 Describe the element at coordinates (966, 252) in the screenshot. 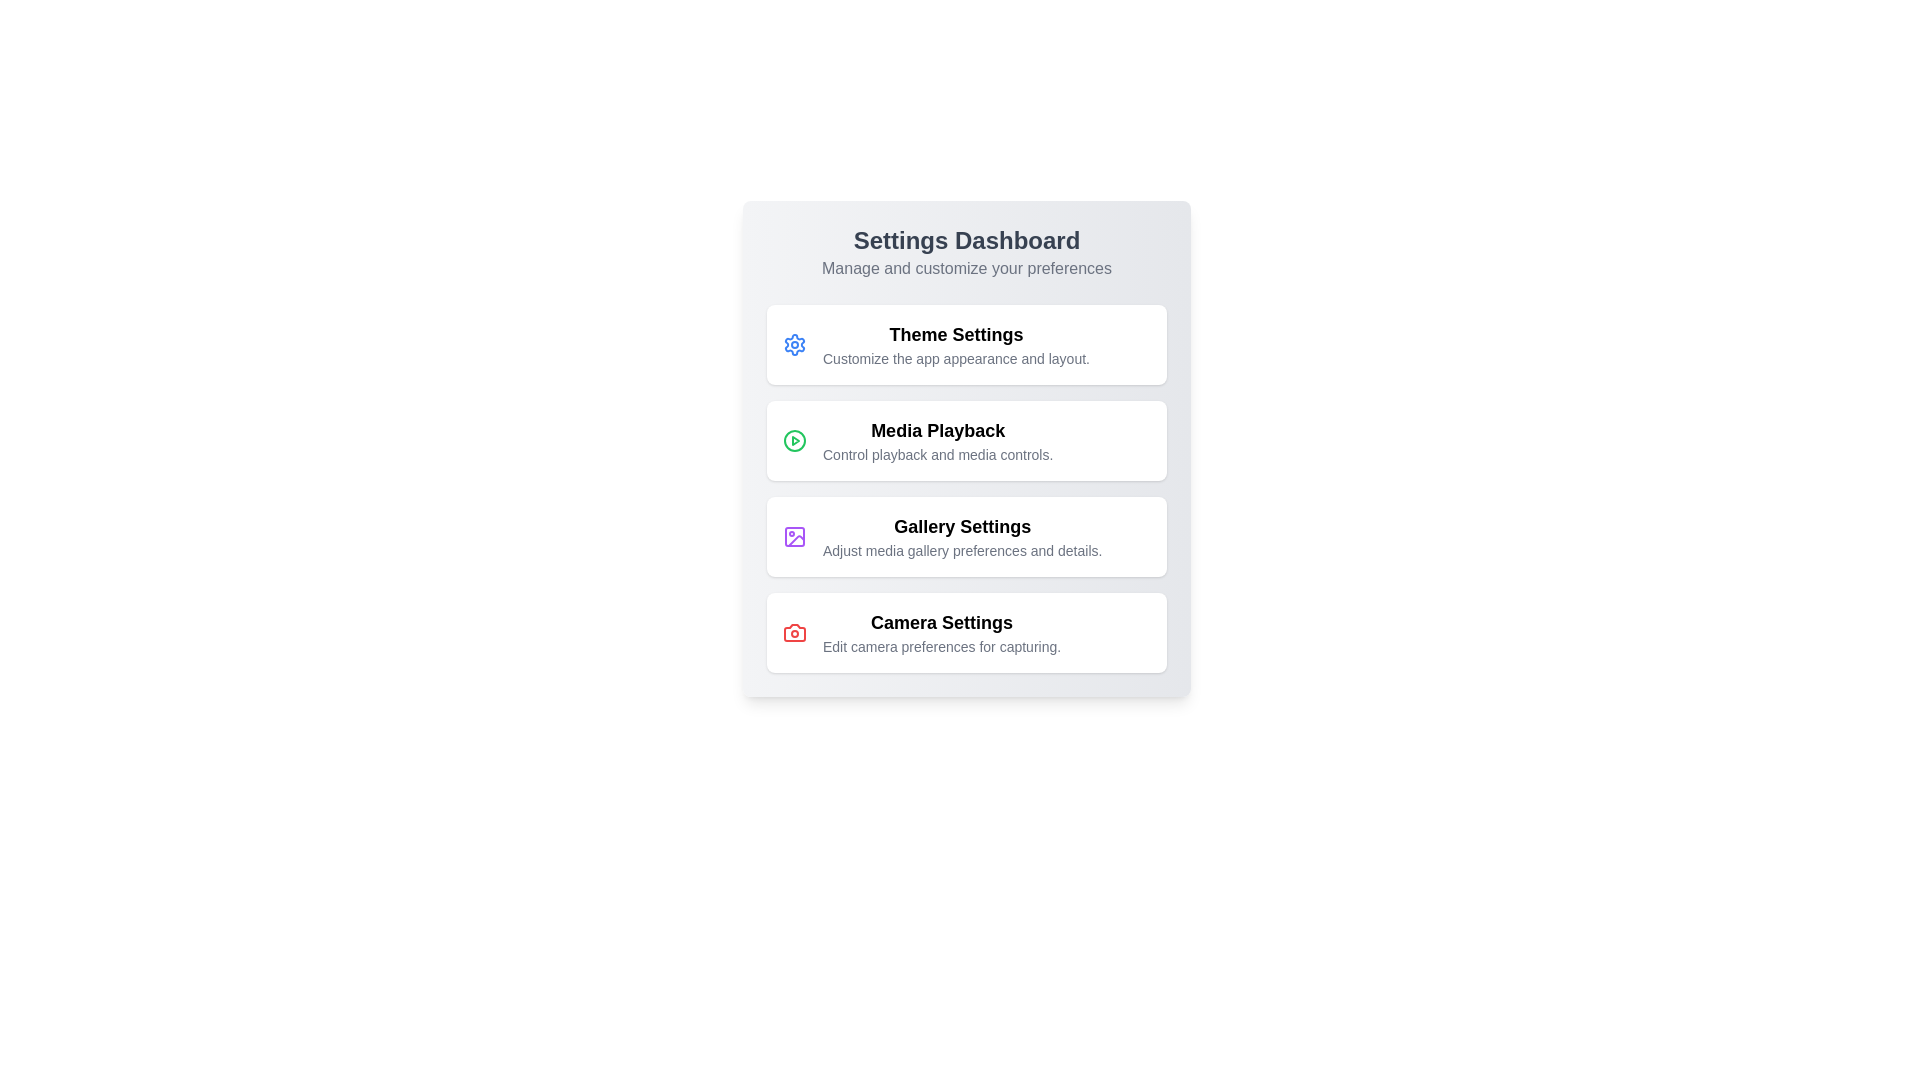

I see `the textual heading 'Settings Dashboard' with the subtitle 'Manage and customize your preferences' located at the top of the card` at that location.